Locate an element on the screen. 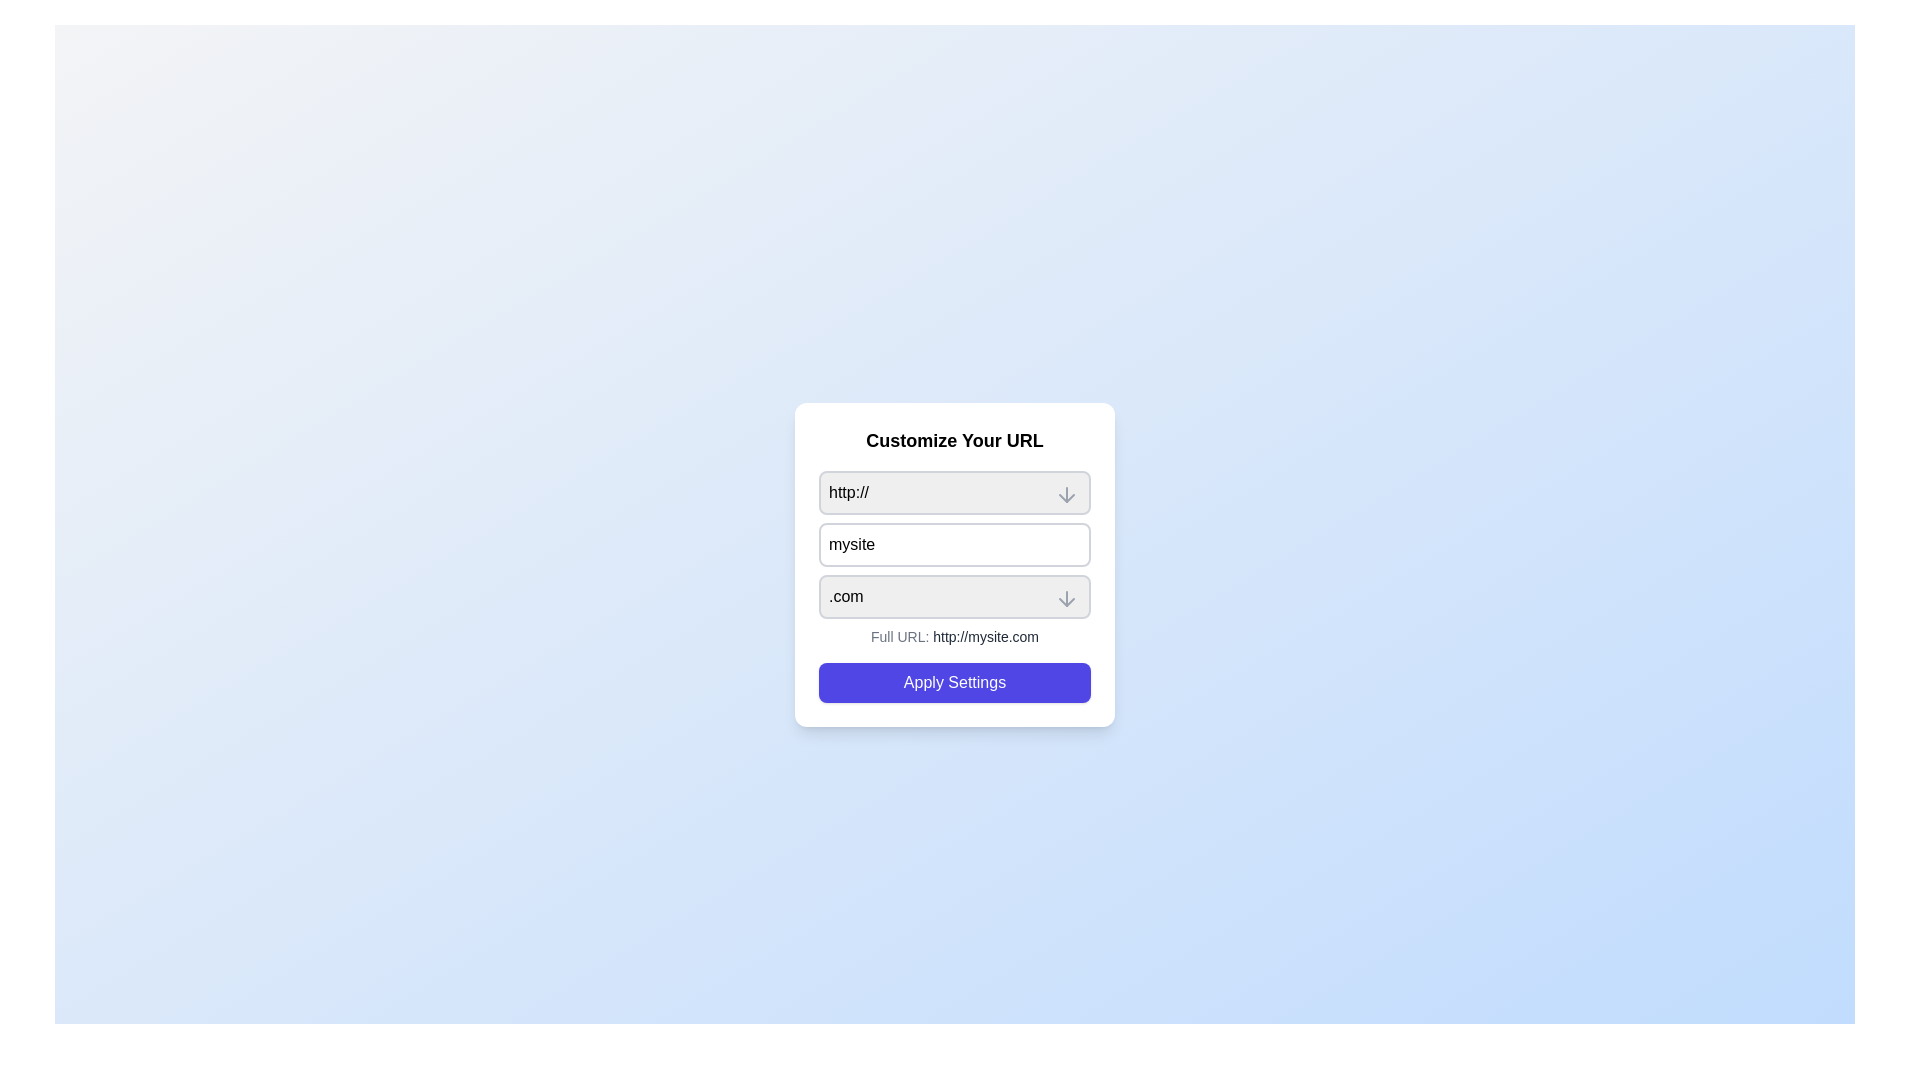 The image size is (1920, 1080). the dropdown menu element with a light gray border and rounded corners by is located at coordinates (954, 493).